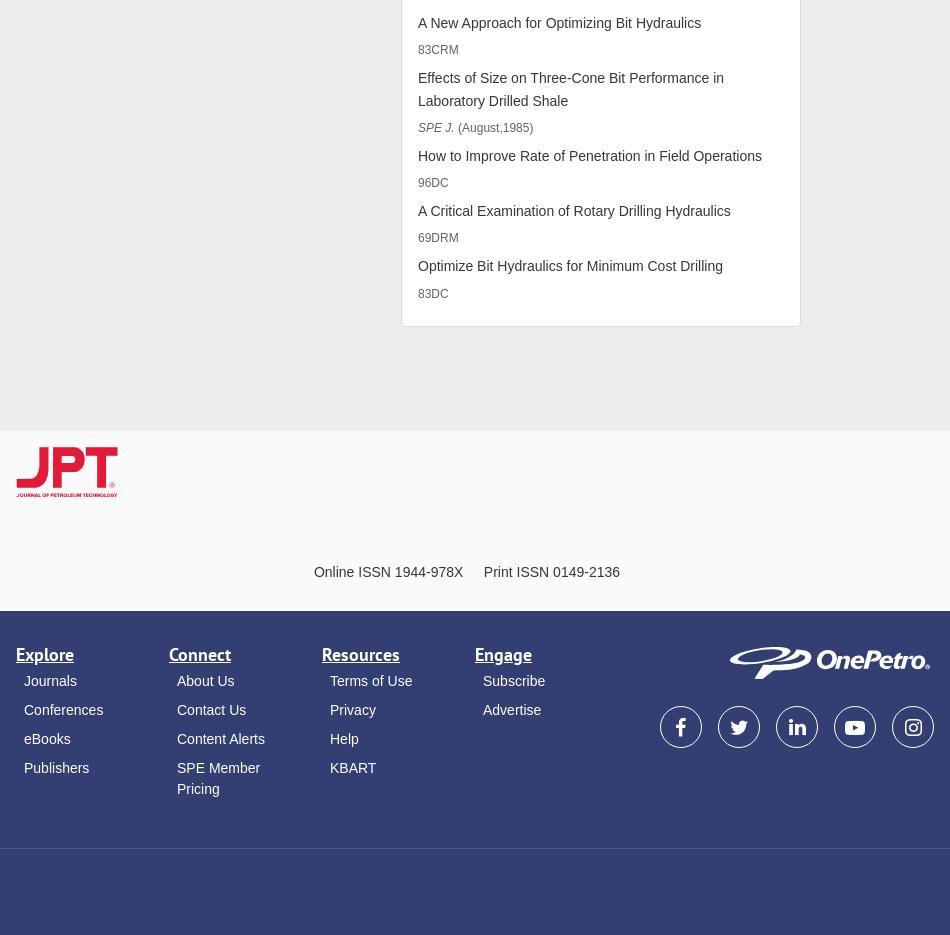 This screenshot has width=950, height=935. What do you see at coordinates (516, 572) in the screenshot?
I see `'Print ISSN'` at bounding box center [516, 572].